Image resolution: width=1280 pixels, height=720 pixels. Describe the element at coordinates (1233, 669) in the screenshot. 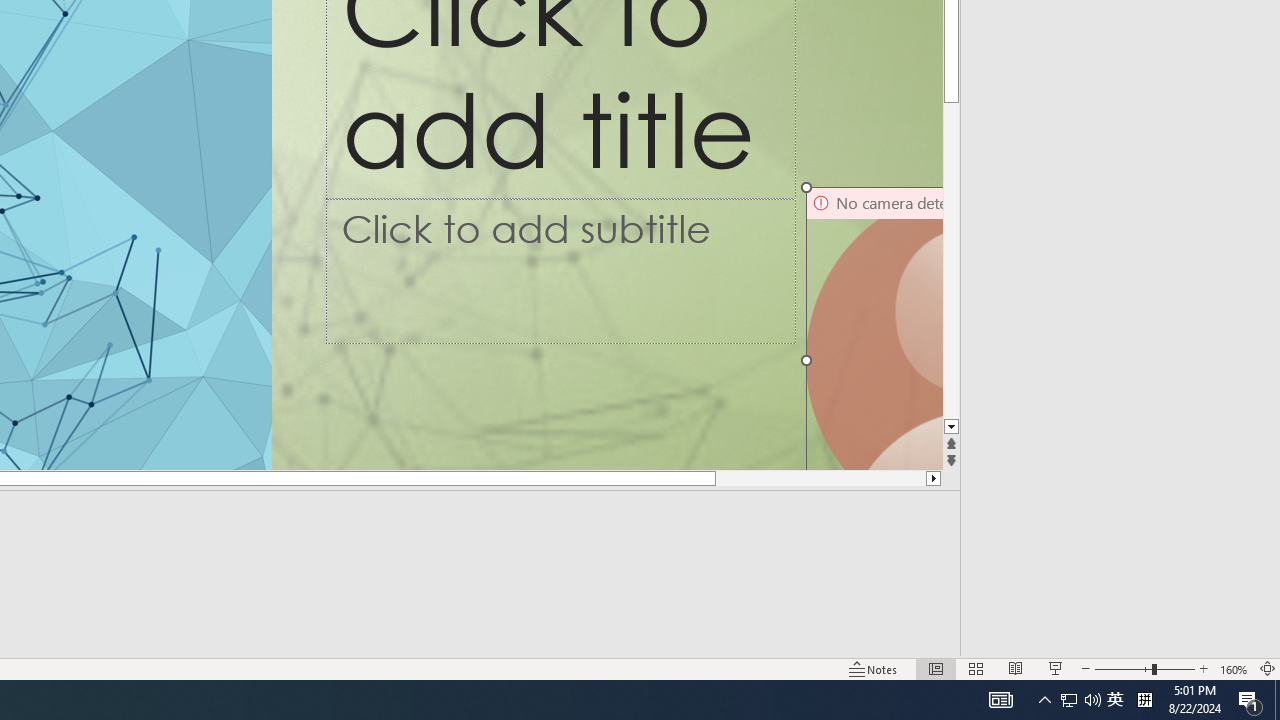

I see `'Zoom 160%'` at that location.